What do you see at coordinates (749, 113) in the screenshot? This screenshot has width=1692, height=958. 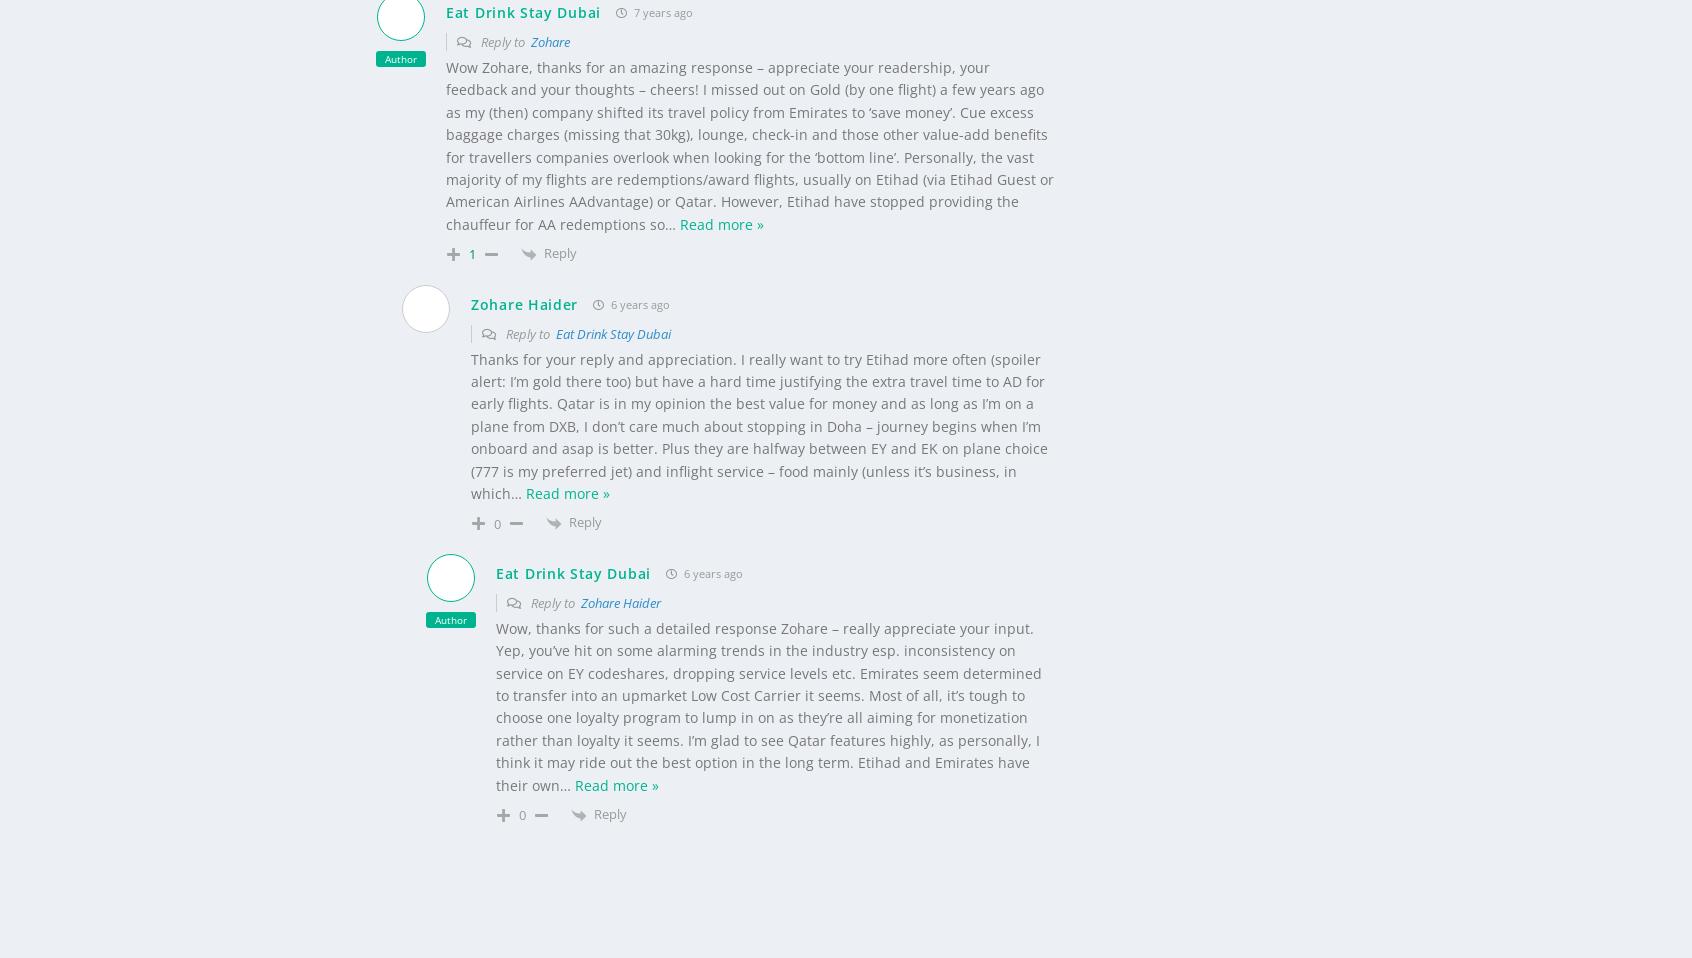 I see `'Wow Zohare, thanks for an amazing response – appreciate your readership, your feedback and your thoughts – cheers! I missed out on Gold (by one flight) a few years ago as my (then) company shifted its travel policy from Emirates to ‘save money’. Cue excess baggage charges (missing that 30kg), lounge, check-in and those other value-add benefits for travellers companies overlook when looking for the ‘bottom line’. Personally, the vast majority of my flights are redemptions/award flights, usually on Etihad (via Etihad Guest or American Airlines AAdvantage) or Qatar. However, Etihad have stopped providing the chauffeur for AA redemptions so'` at bounding box center [749, 113].